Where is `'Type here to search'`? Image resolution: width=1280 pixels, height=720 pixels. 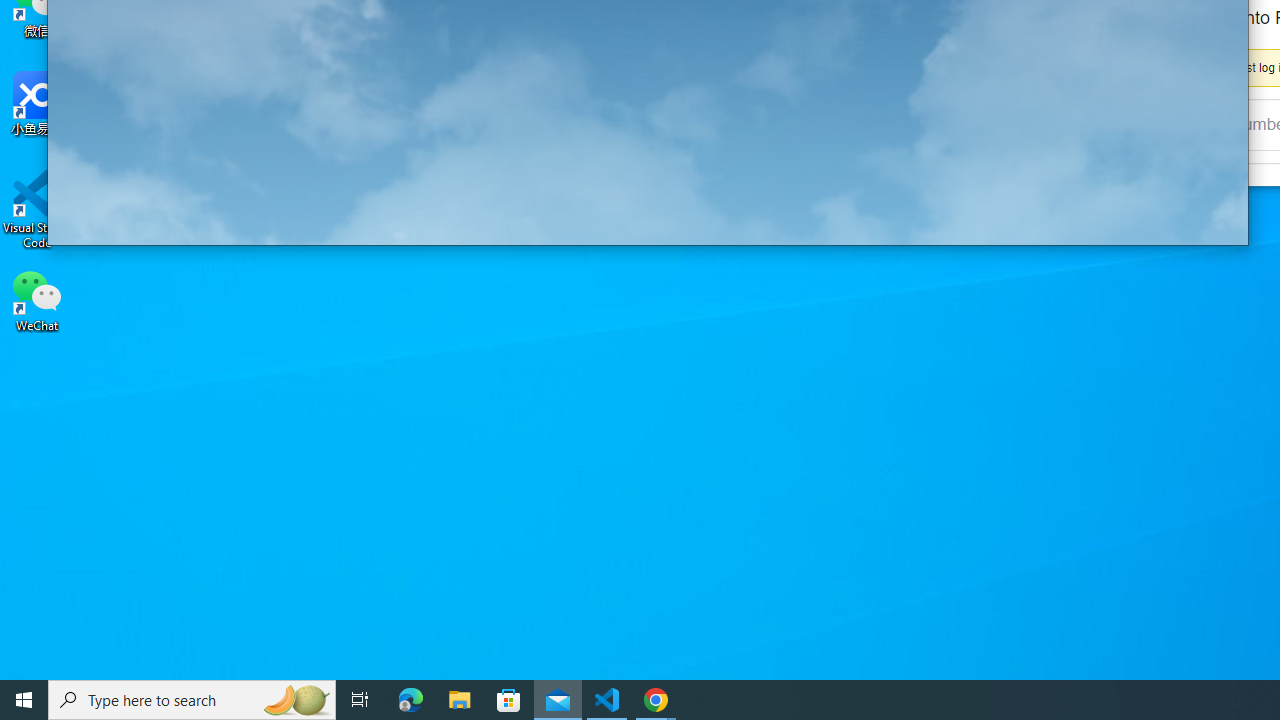
'Type here to search' is located at coordinates (192, 698).